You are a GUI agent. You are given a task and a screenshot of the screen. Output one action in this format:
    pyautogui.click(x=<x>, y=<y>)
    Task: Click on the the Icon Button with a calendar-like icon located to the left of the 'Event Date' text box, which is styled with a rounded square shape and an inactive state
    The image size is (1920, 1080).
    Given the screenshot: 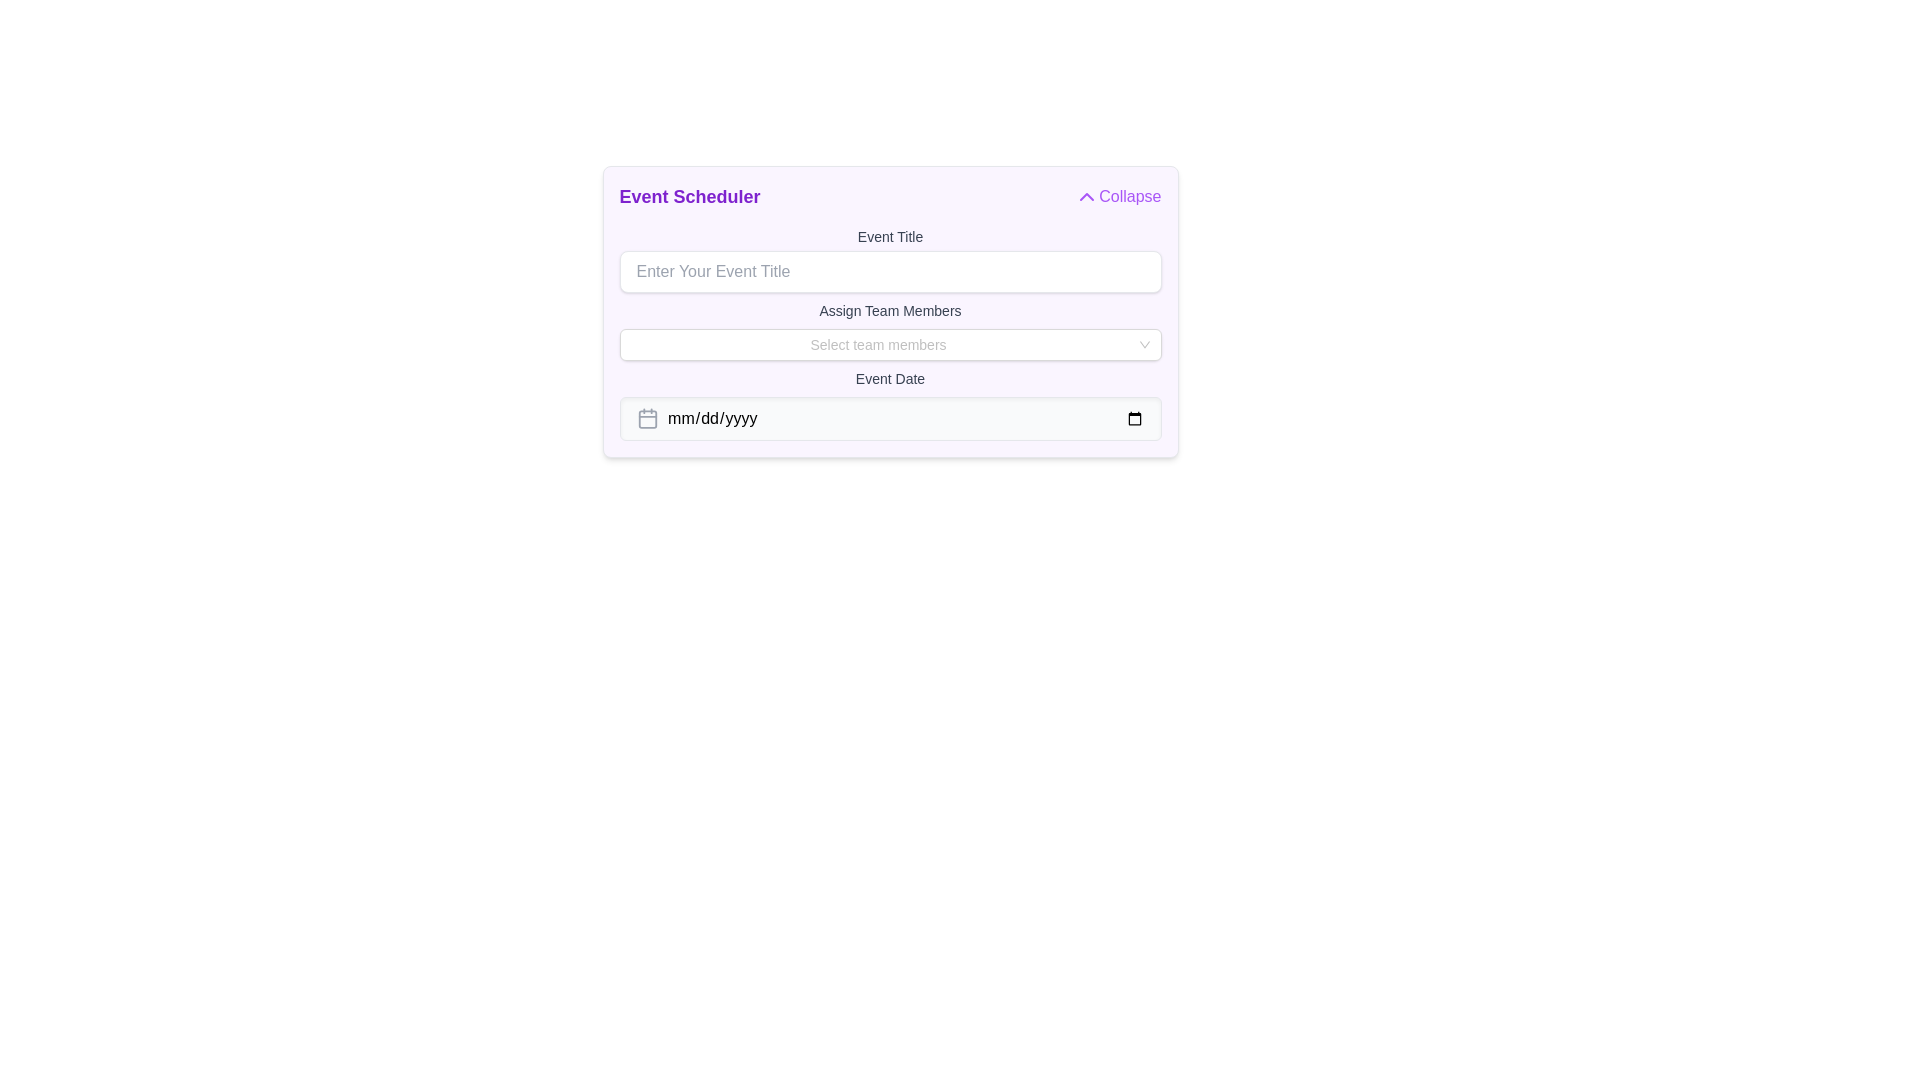 What is the action you would take?
    pyautogui.click(x=647, y=418)
    